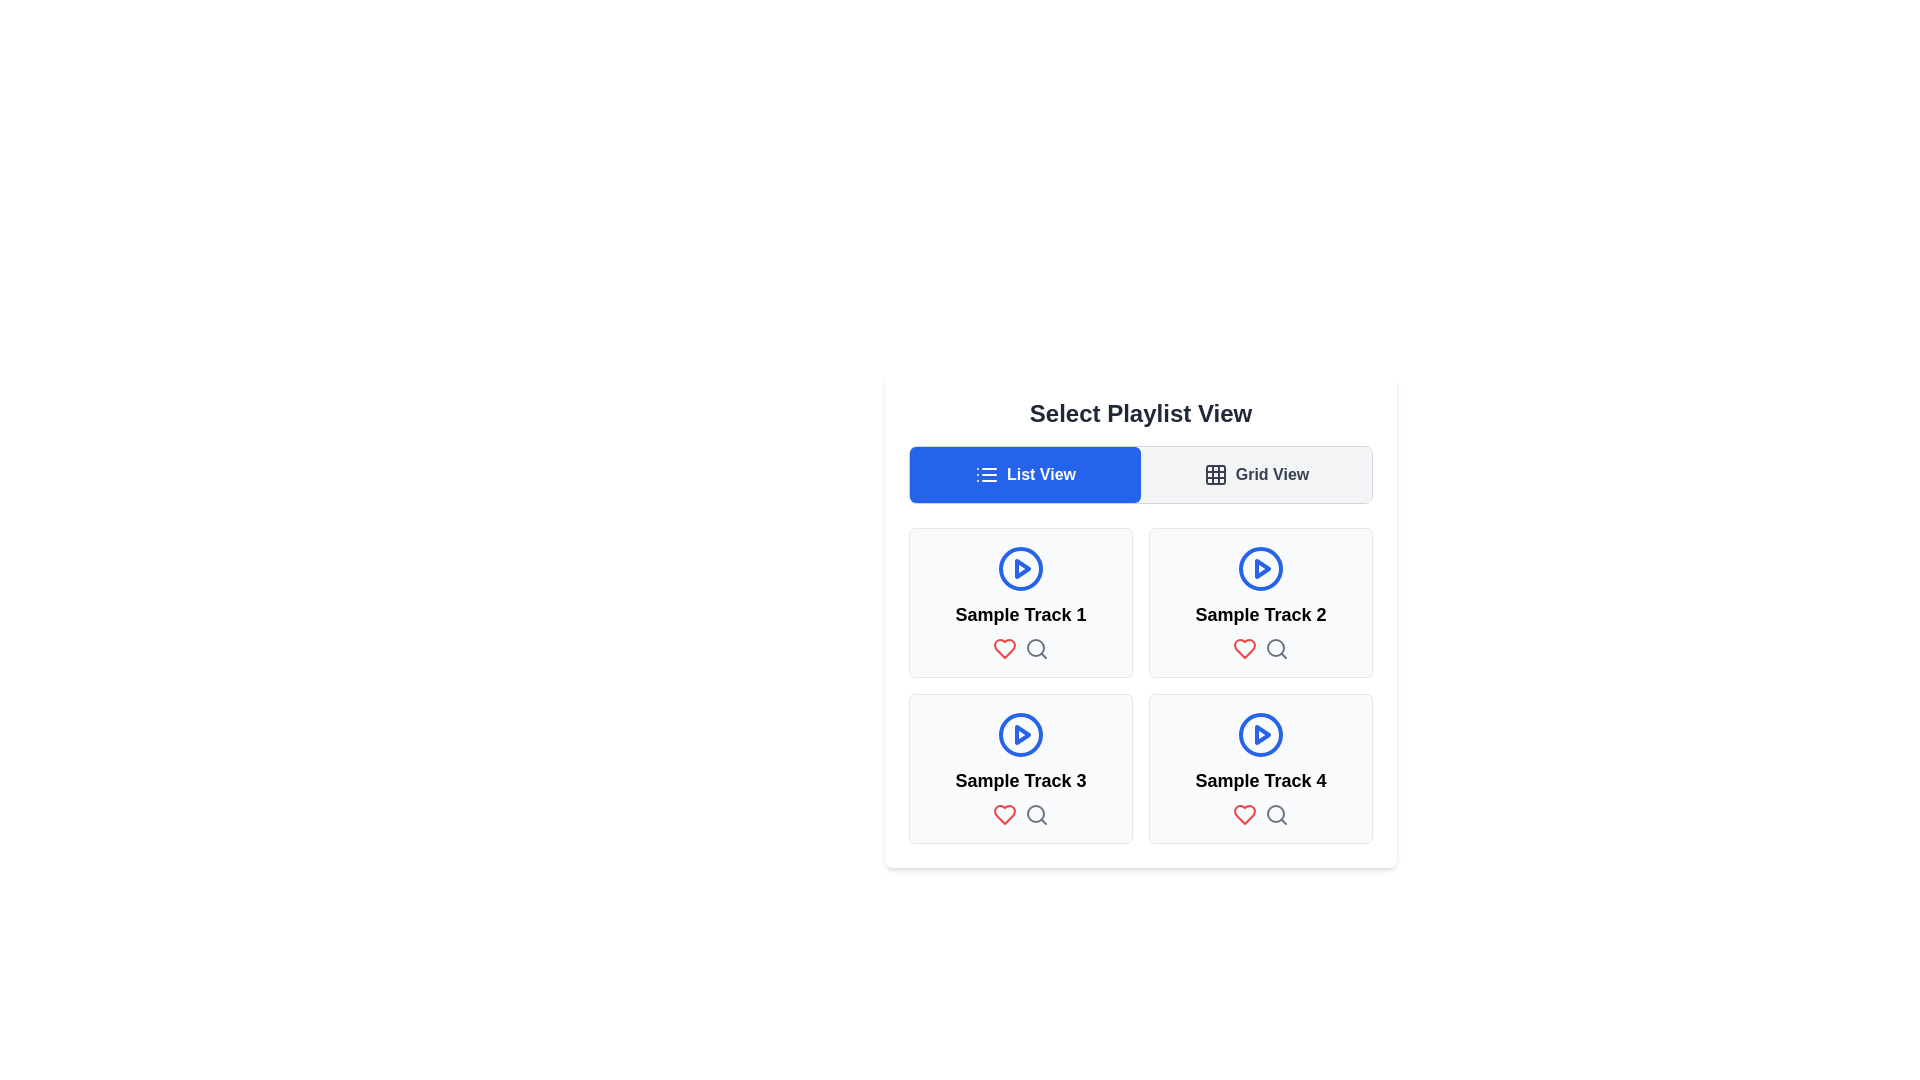 The width and height of the screenshot is (1920, 1080). I want to click on the text label displaying 'Sample Track 3', which is located in the lower row of a grid layout, specifically in the left cell of the second row, and is visually prominent with a bold font style, so click(1021, 779).